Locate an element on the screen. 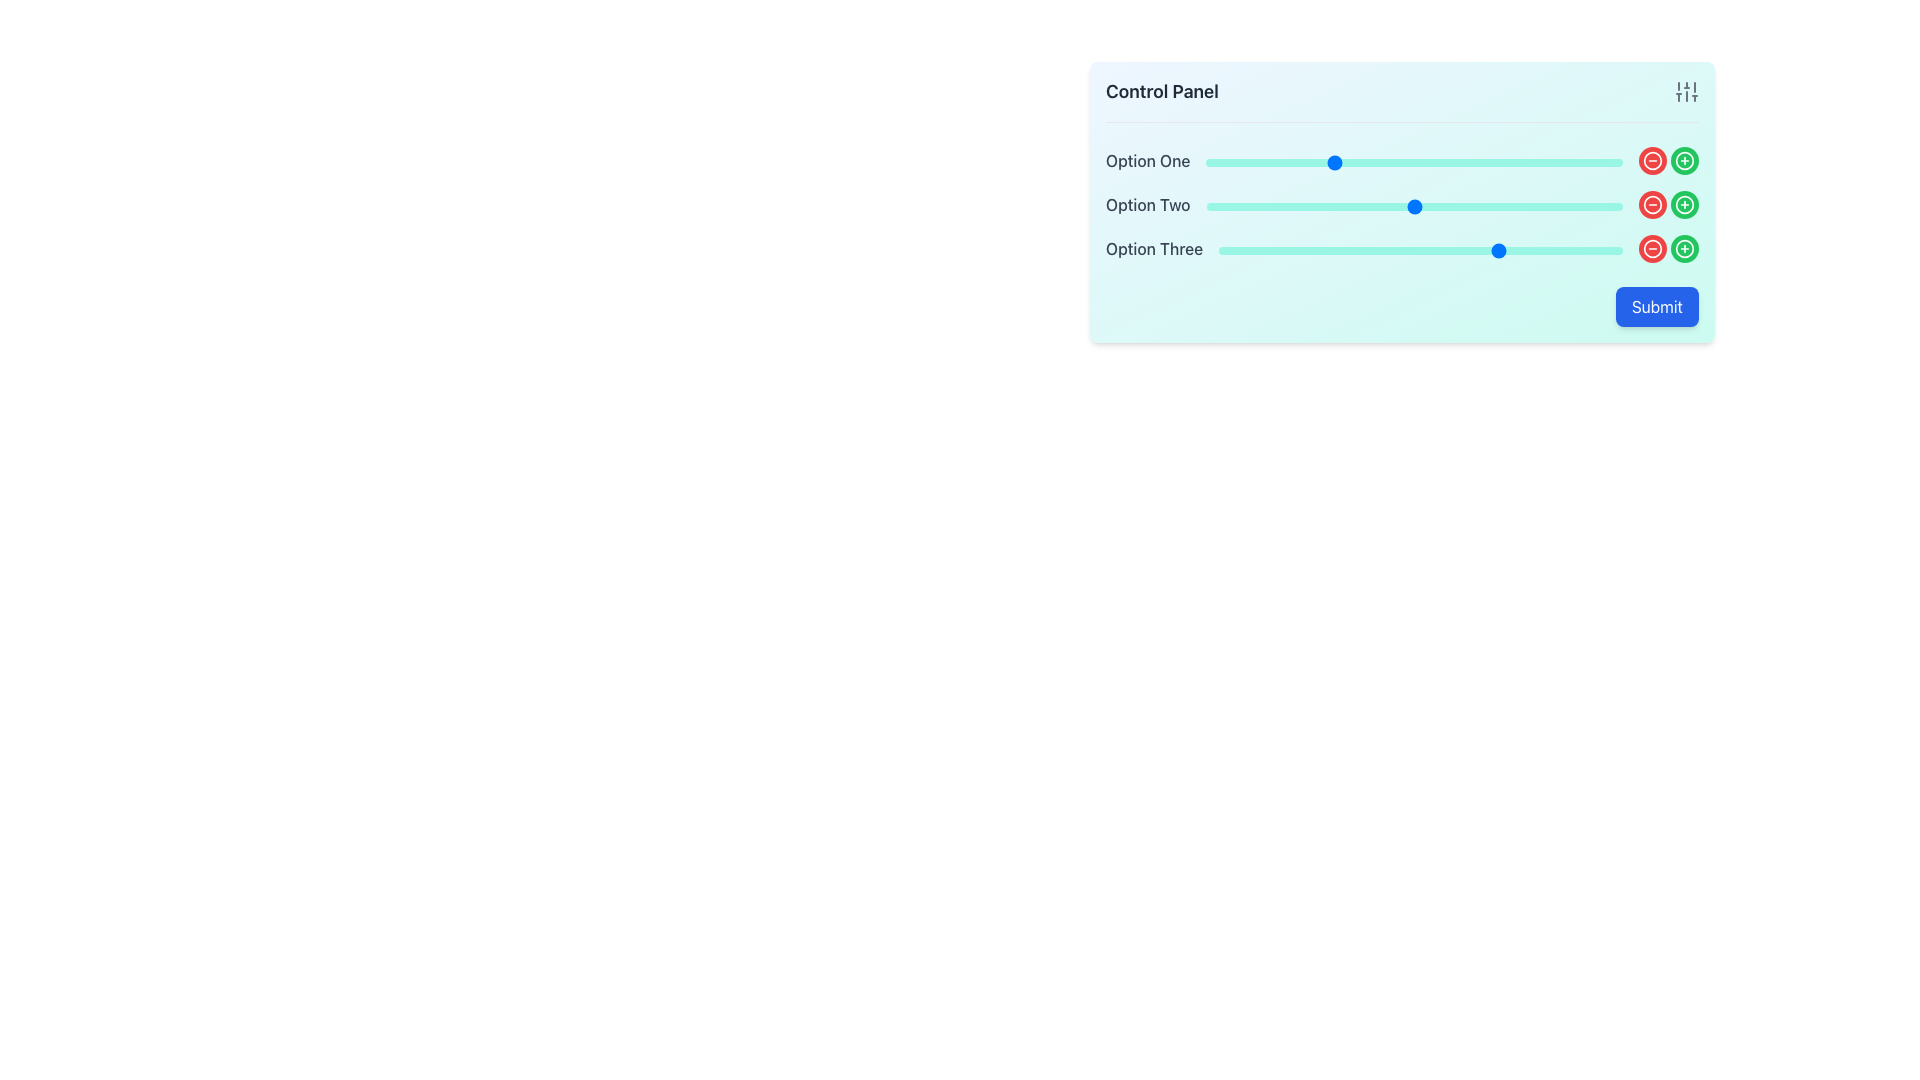 The width and height of the screenshot is (1920, 1080). the slider is located at coordinates (1530, 207).